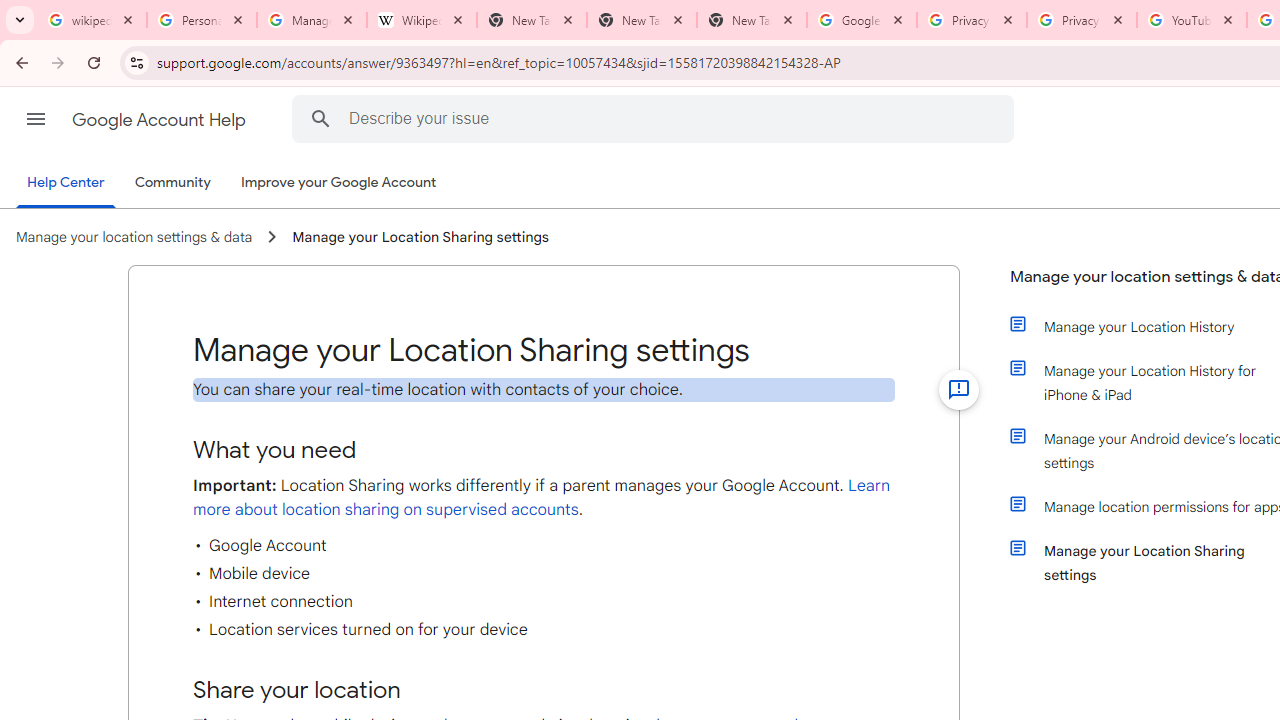 The height and width of the screenshot is (720, 1280). I want to click on 'Google Account Help', so click(160, 119).